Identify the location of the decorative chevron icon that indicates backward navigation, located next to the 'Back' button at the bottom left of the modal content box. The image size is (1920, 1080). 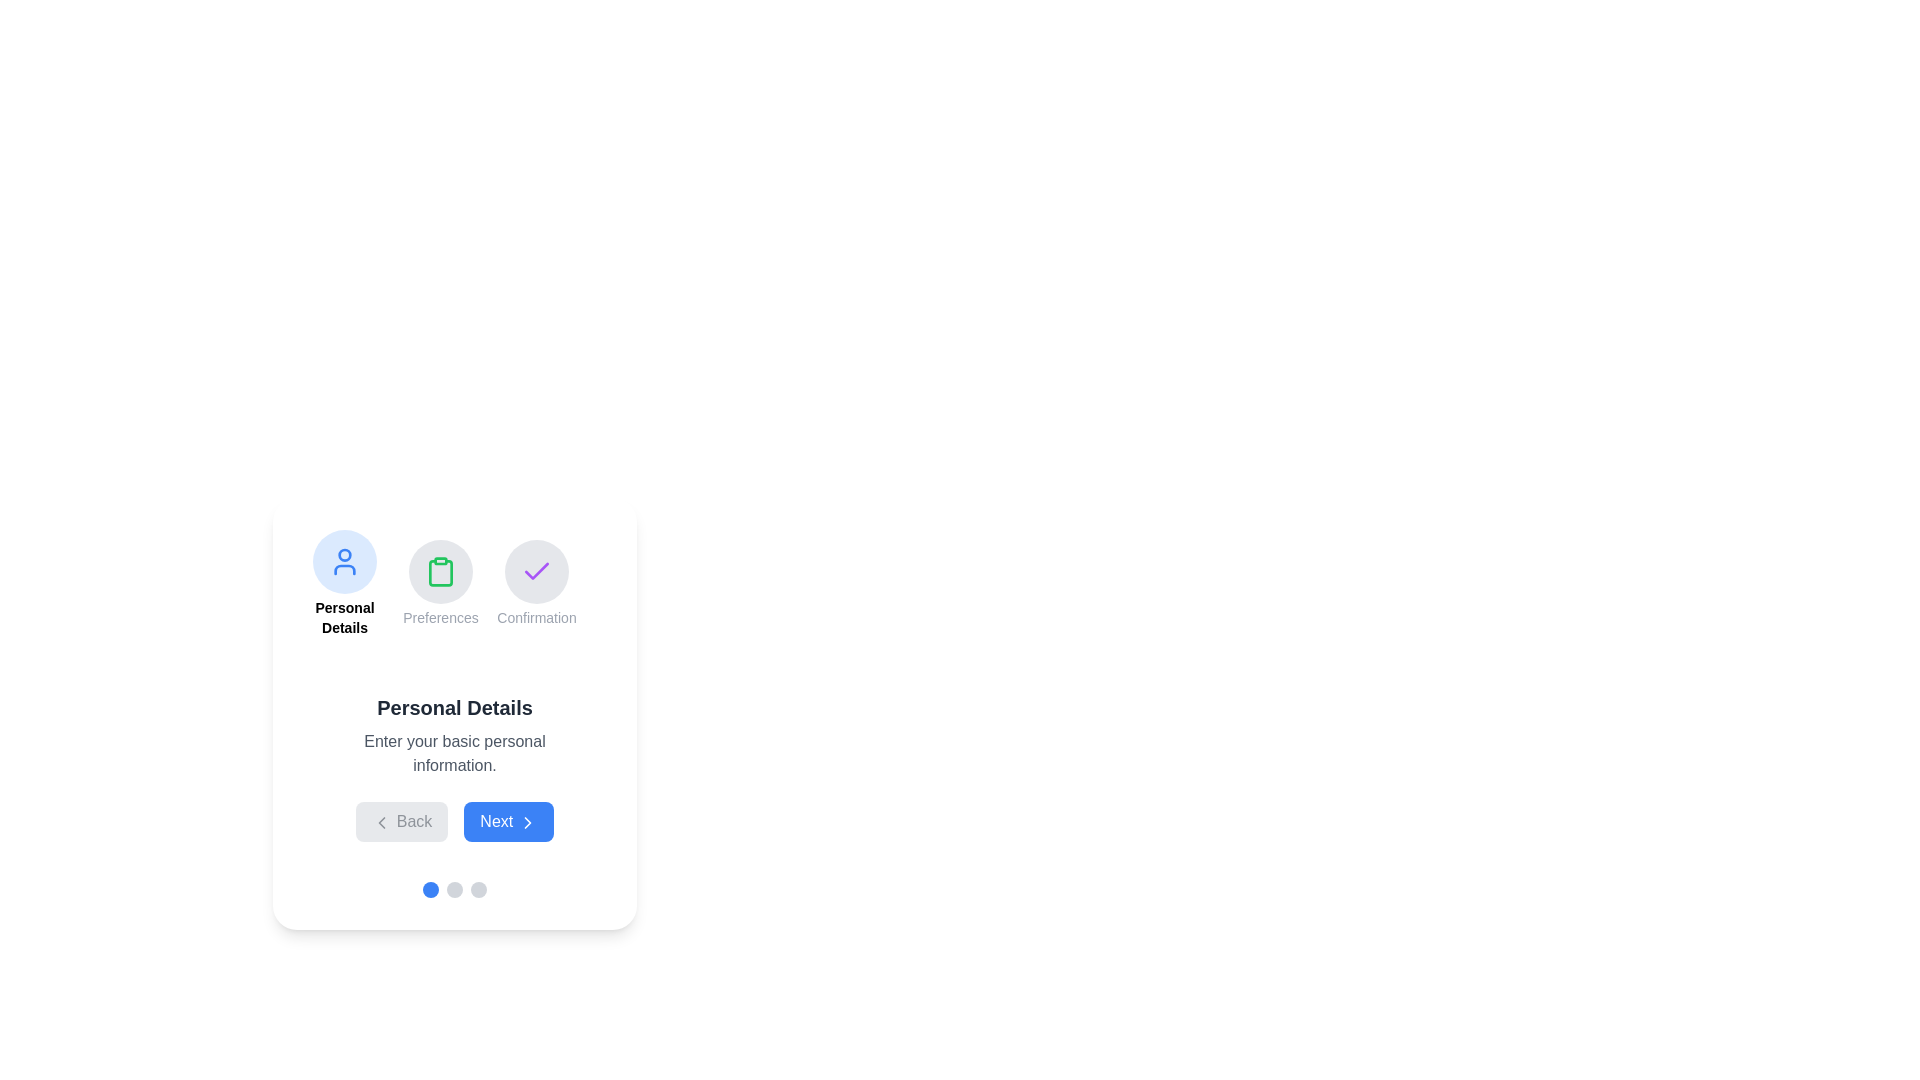
(382, 822).